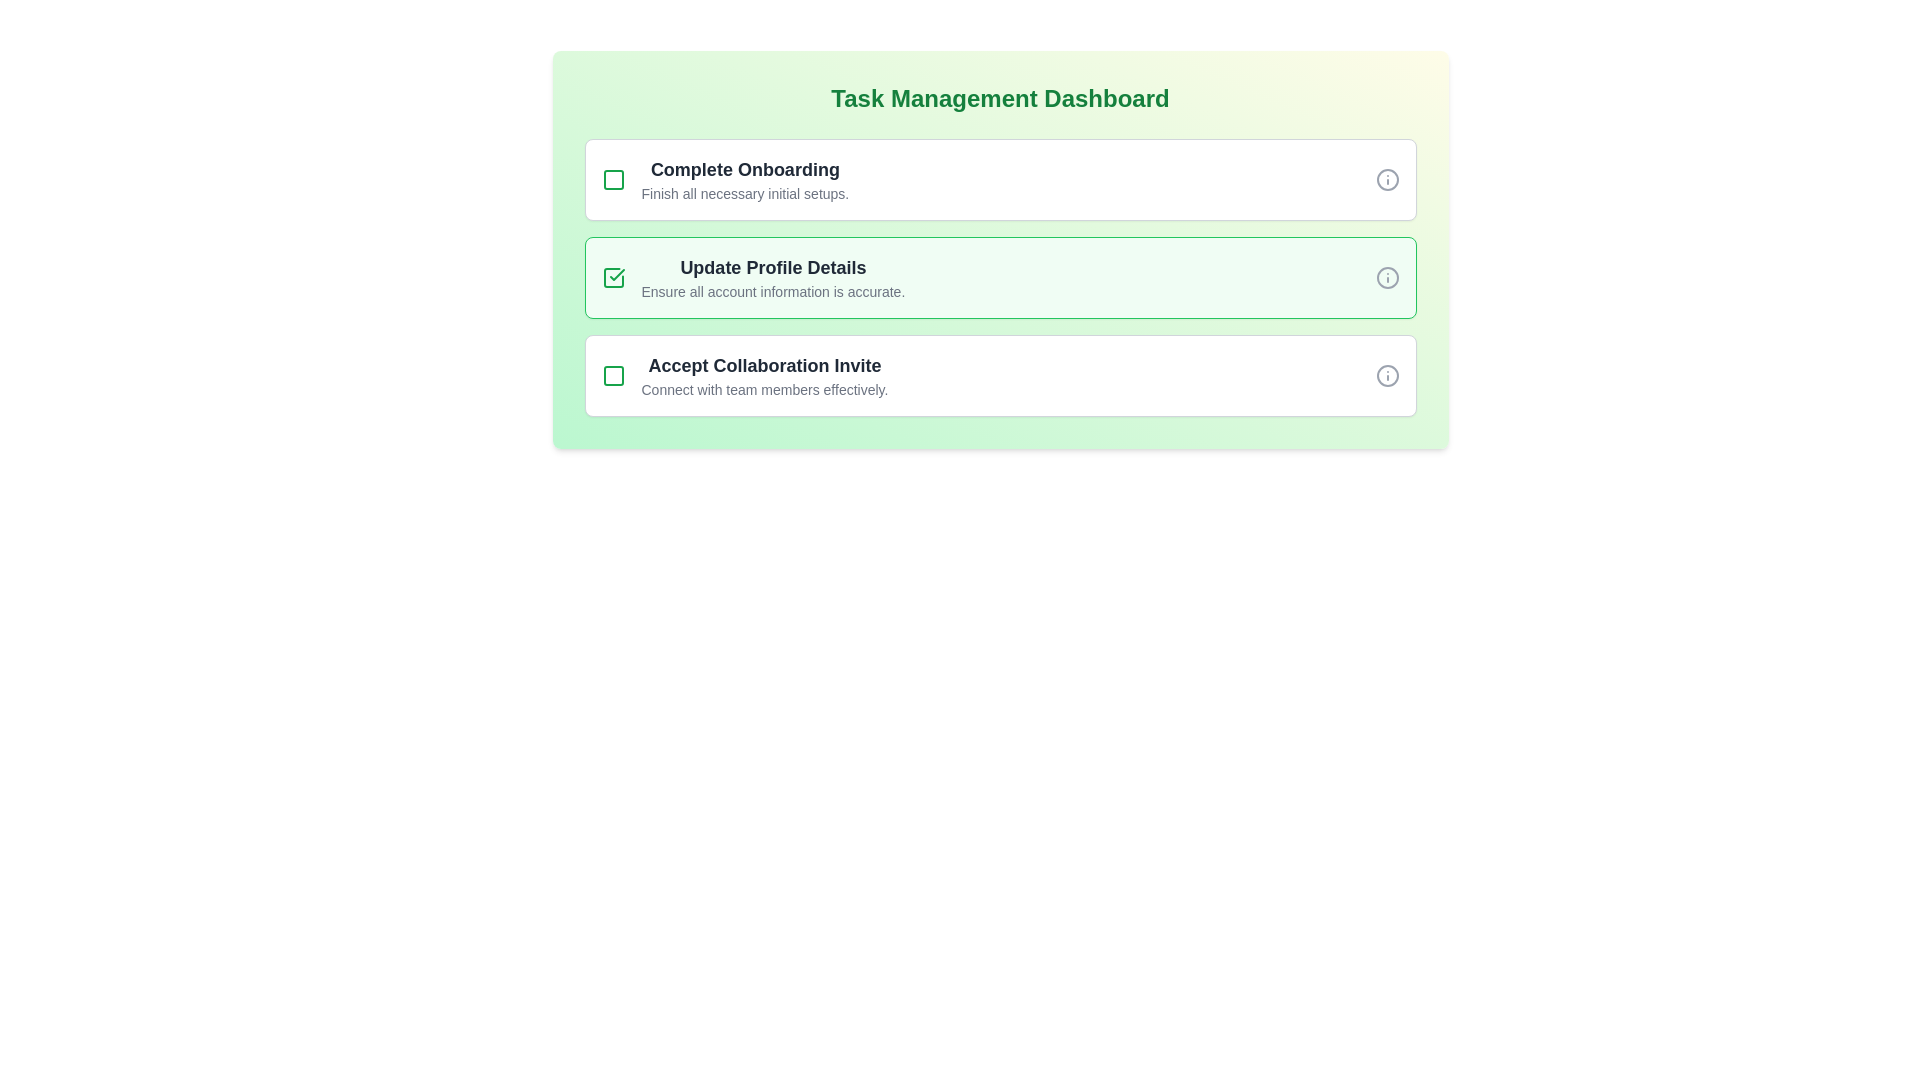 This screenshot has height=1080, width=1920. What do you see at coordinates (1000, 99) in the screenshot?
I see `the Header/Text Label that indicates the Task Management Dashboard, located at the top-center of the panel with a green gradient background` at bounding box center [1000, 99].